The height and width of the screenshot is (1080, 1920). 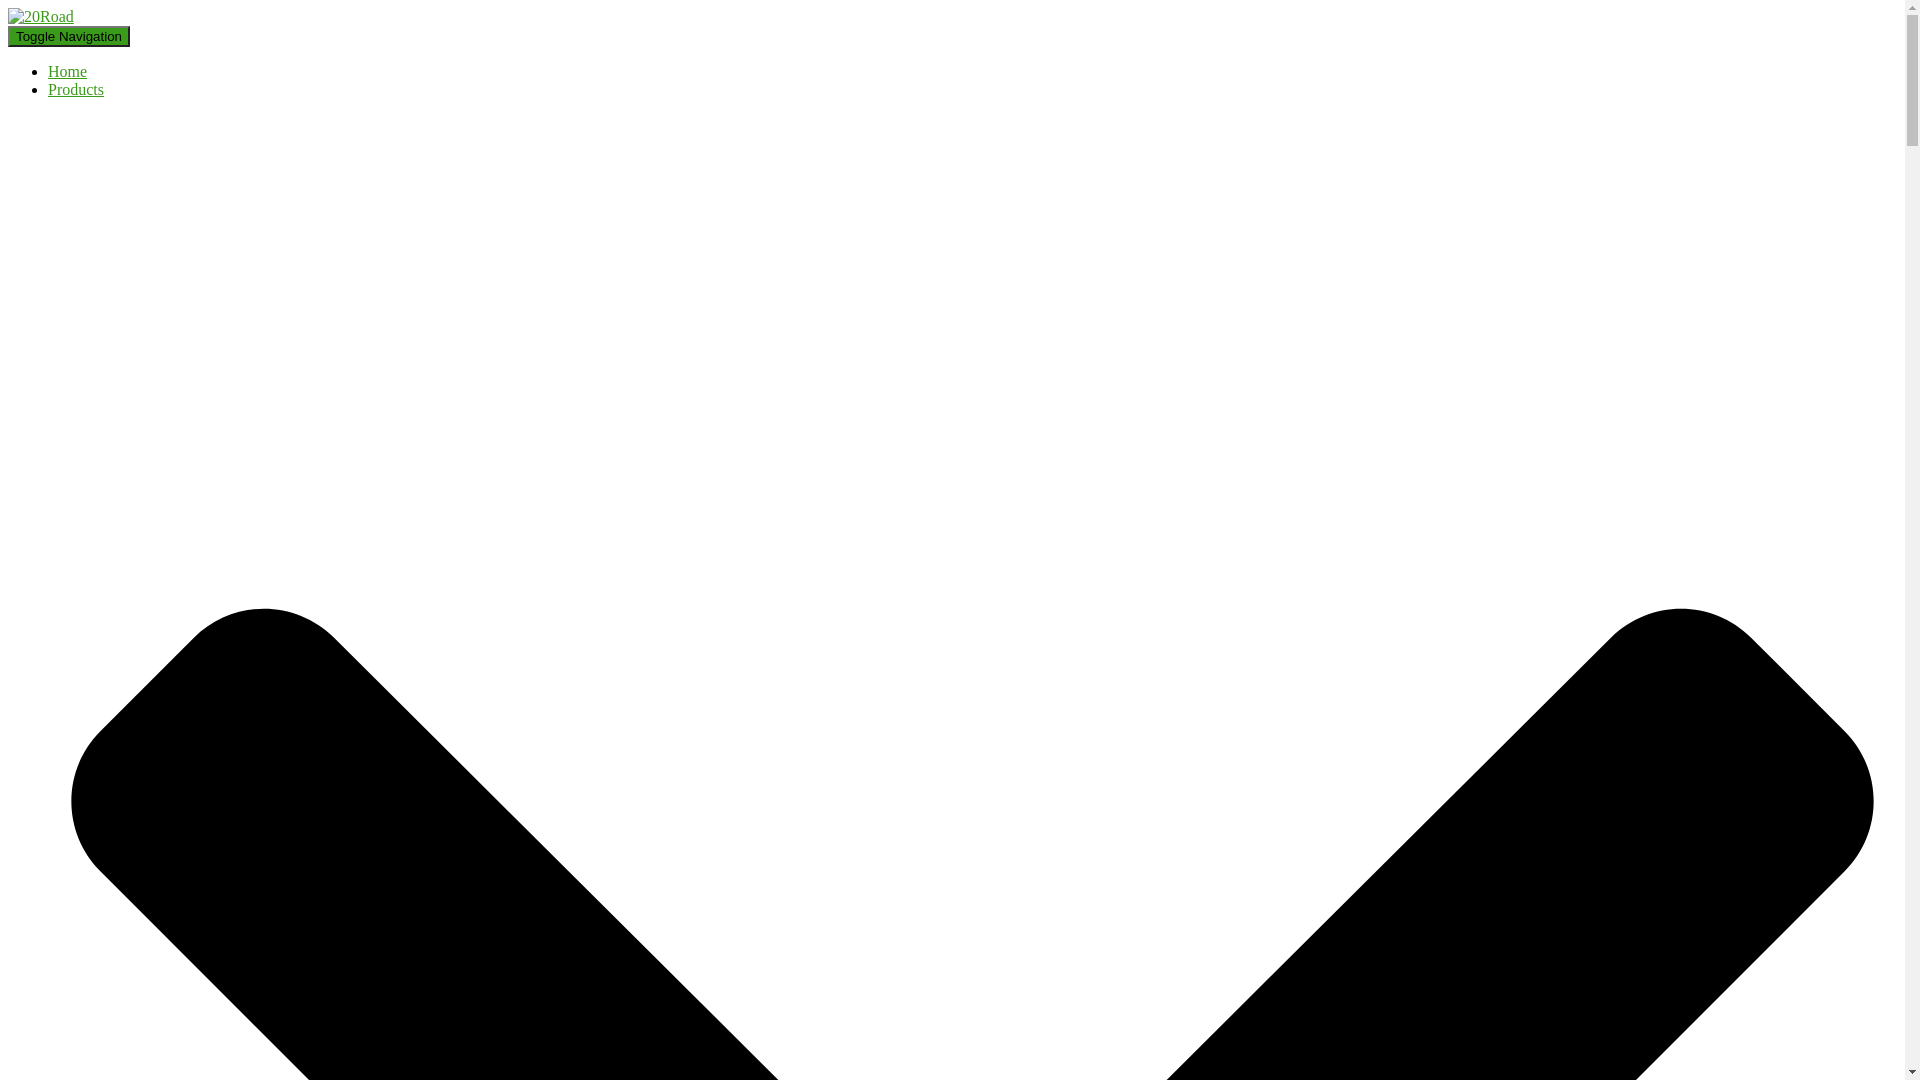 I want to click on '20Road', so click(x=41, y=16).